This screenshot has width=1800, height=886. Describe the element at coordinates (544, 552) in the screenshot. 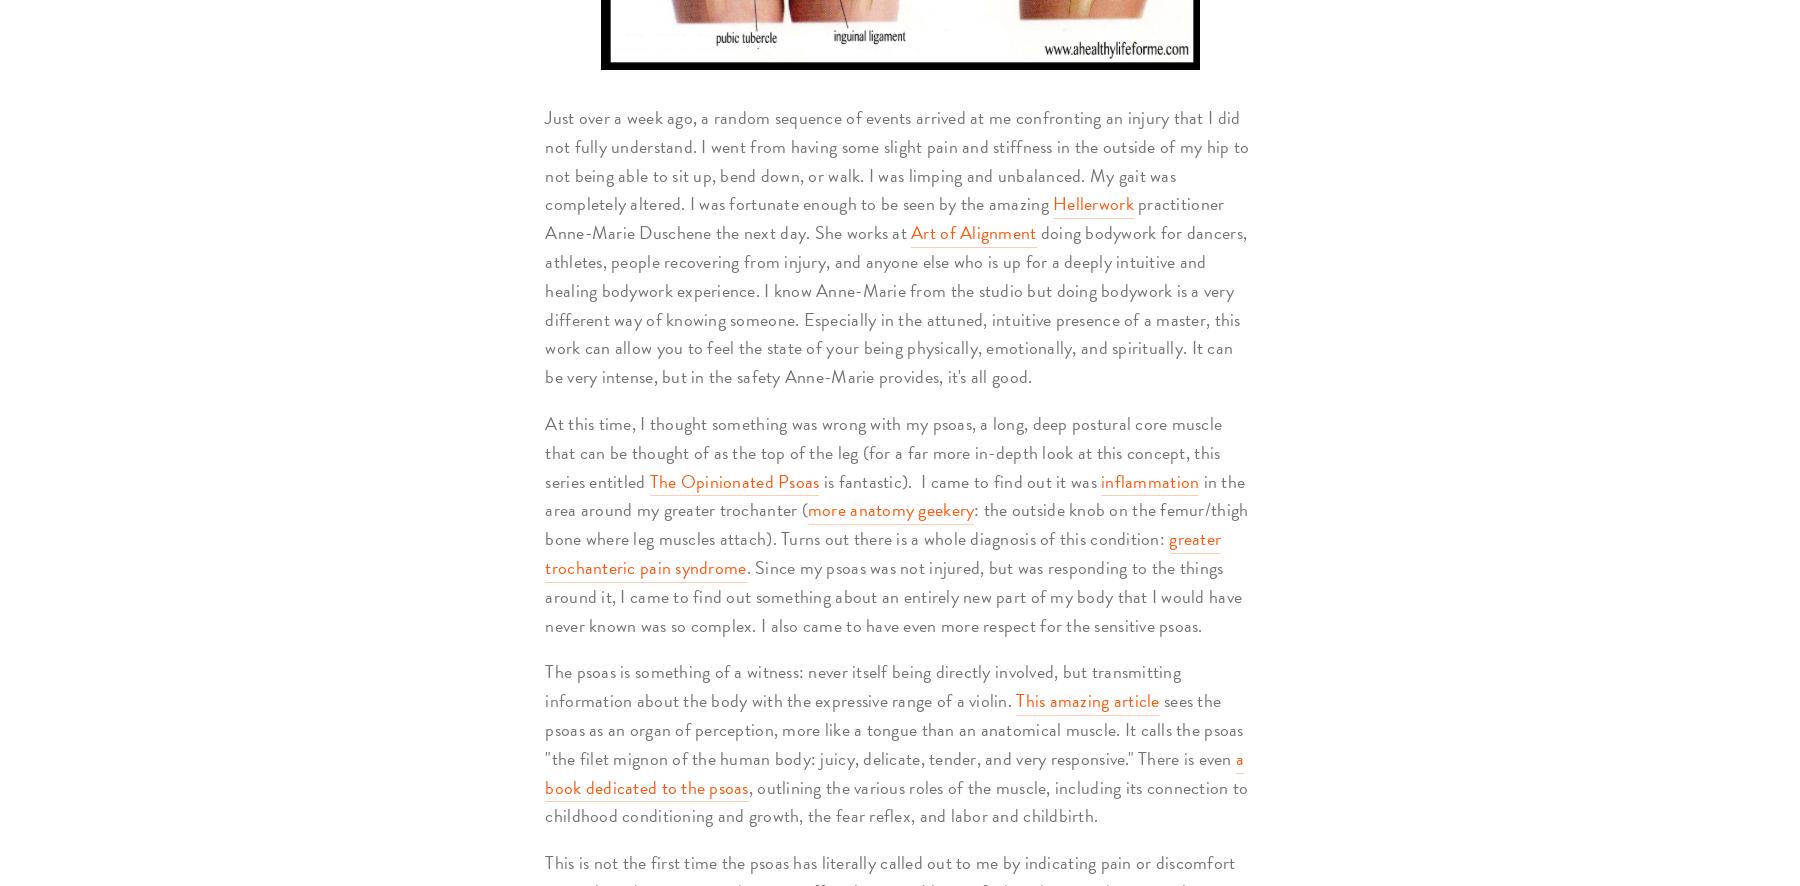

I see `'greater trochanteric pain syndrome'` at that location.